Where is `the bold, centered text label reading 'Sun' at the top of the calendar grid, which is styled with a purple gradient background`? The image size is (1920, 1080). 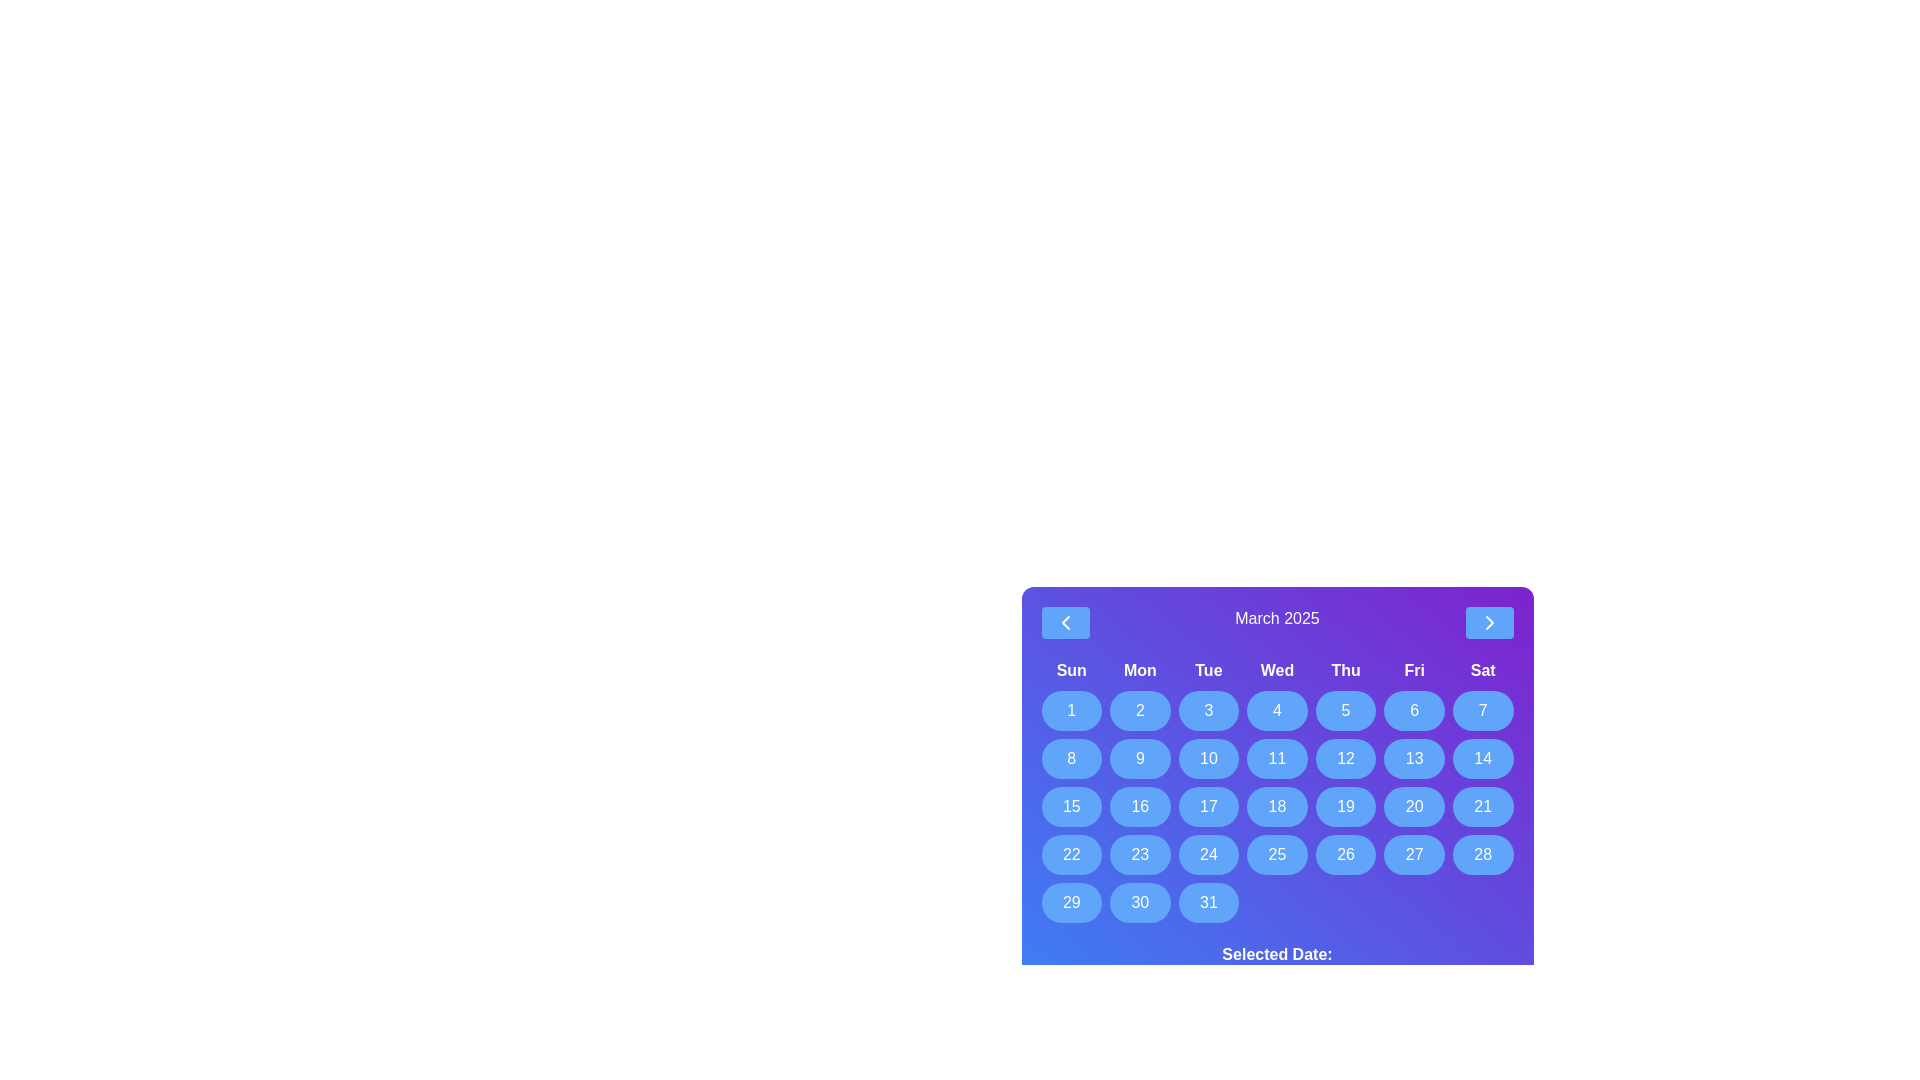 the bold, centered text label reading 'Sun' at the top of the calendar grid, which is styled with a purple gradient background is located at coordinates (1070, 671).